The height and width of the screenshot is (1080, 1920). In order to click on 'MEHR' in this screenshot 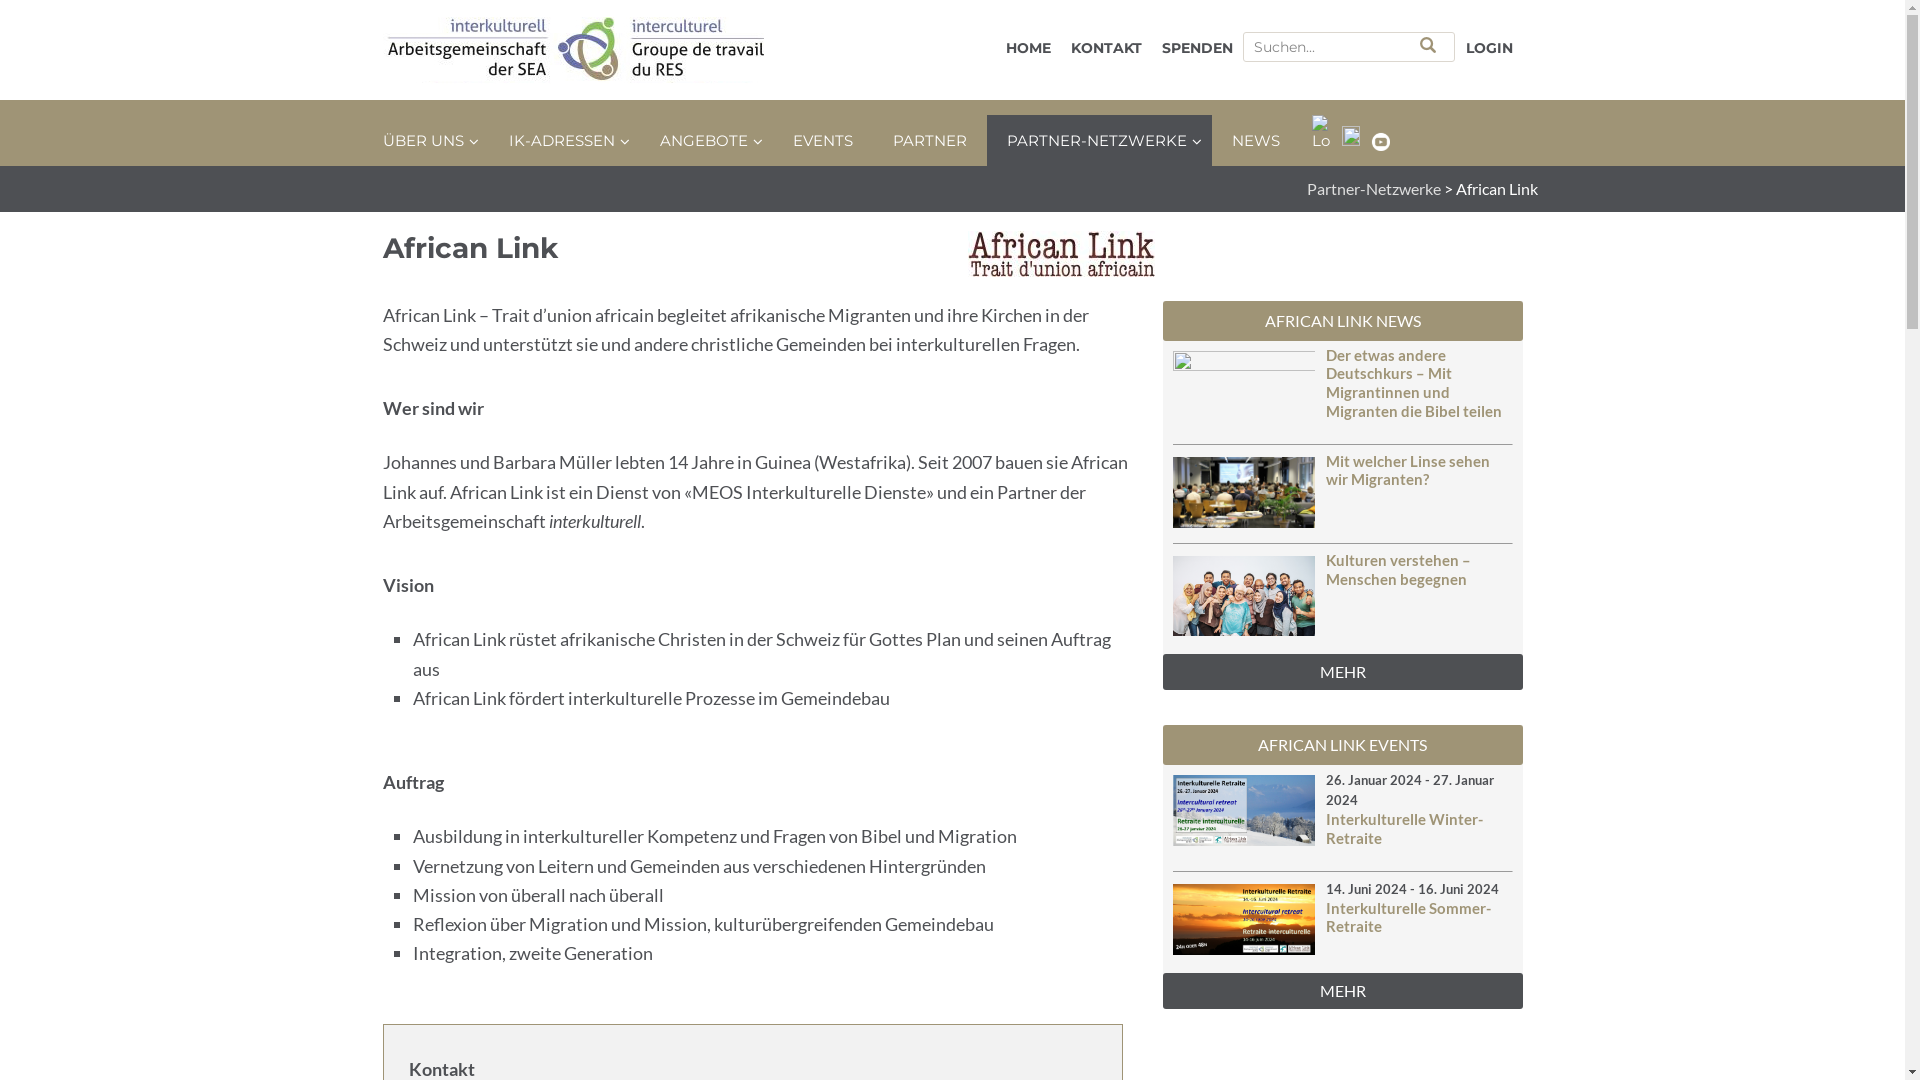, I will do `click(1343, 990)`.